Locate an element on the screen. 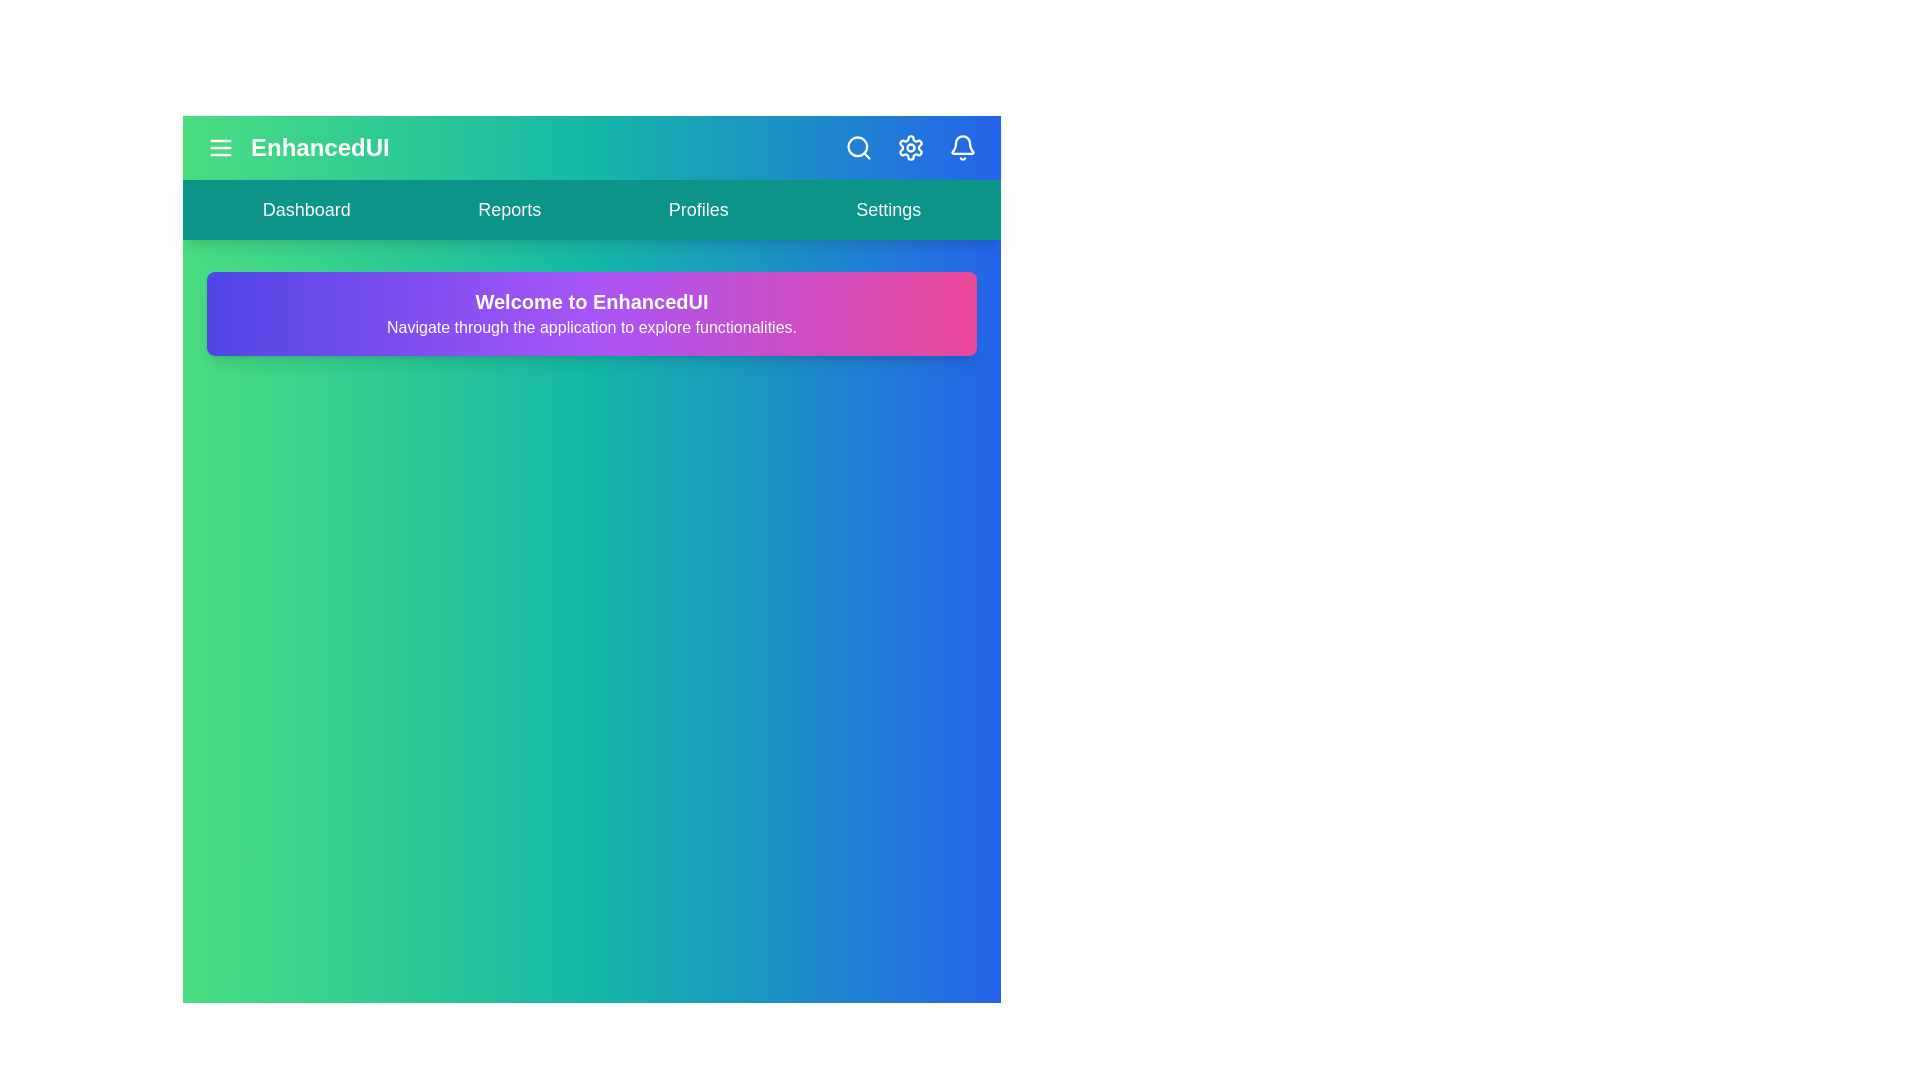 This screenshot has width=1920, height=1080. the search icon in the header is located at coordinates (859, 146).